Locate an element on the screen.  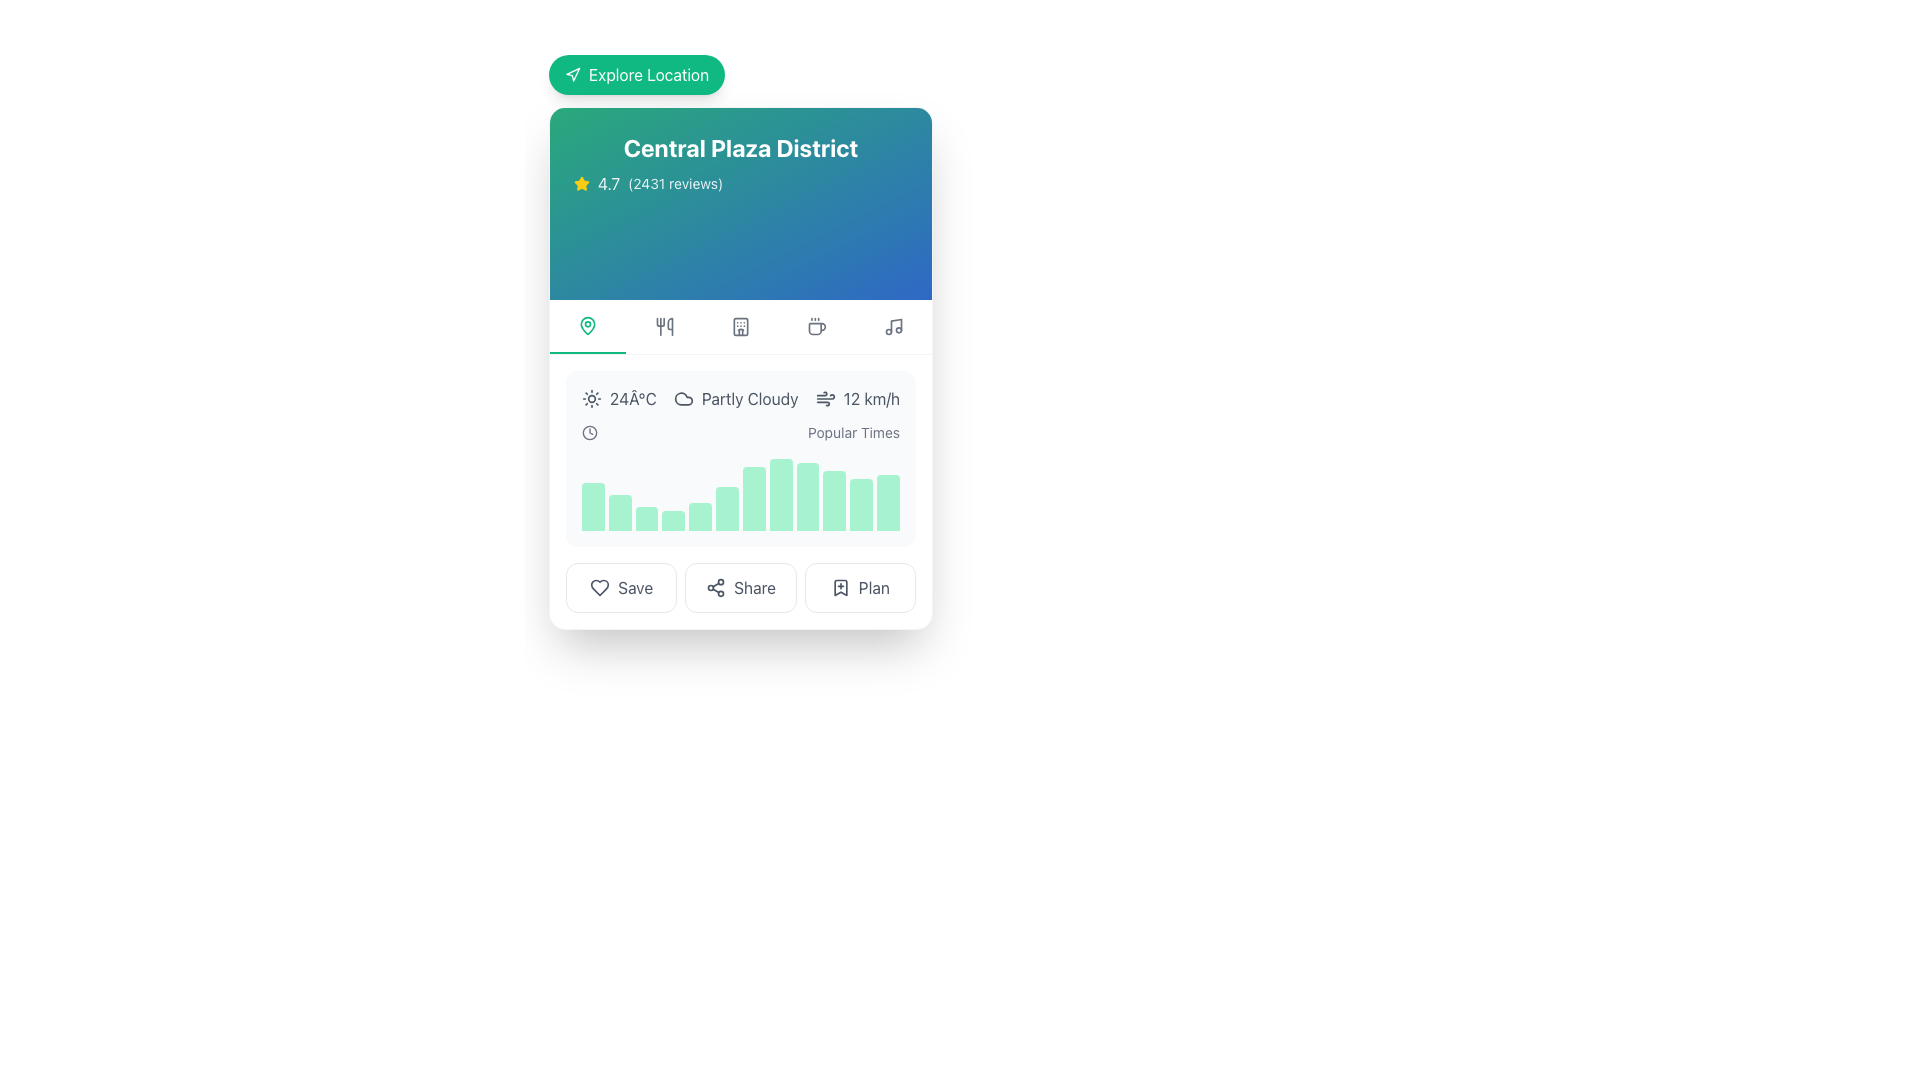
the share button located in the middle of a row of three buttons at the bottom of a card layout, positioned between the 'Save' button on the left and the 'Plan' button on the right, for keyboard accessibility is located at coordinates (739, 586).